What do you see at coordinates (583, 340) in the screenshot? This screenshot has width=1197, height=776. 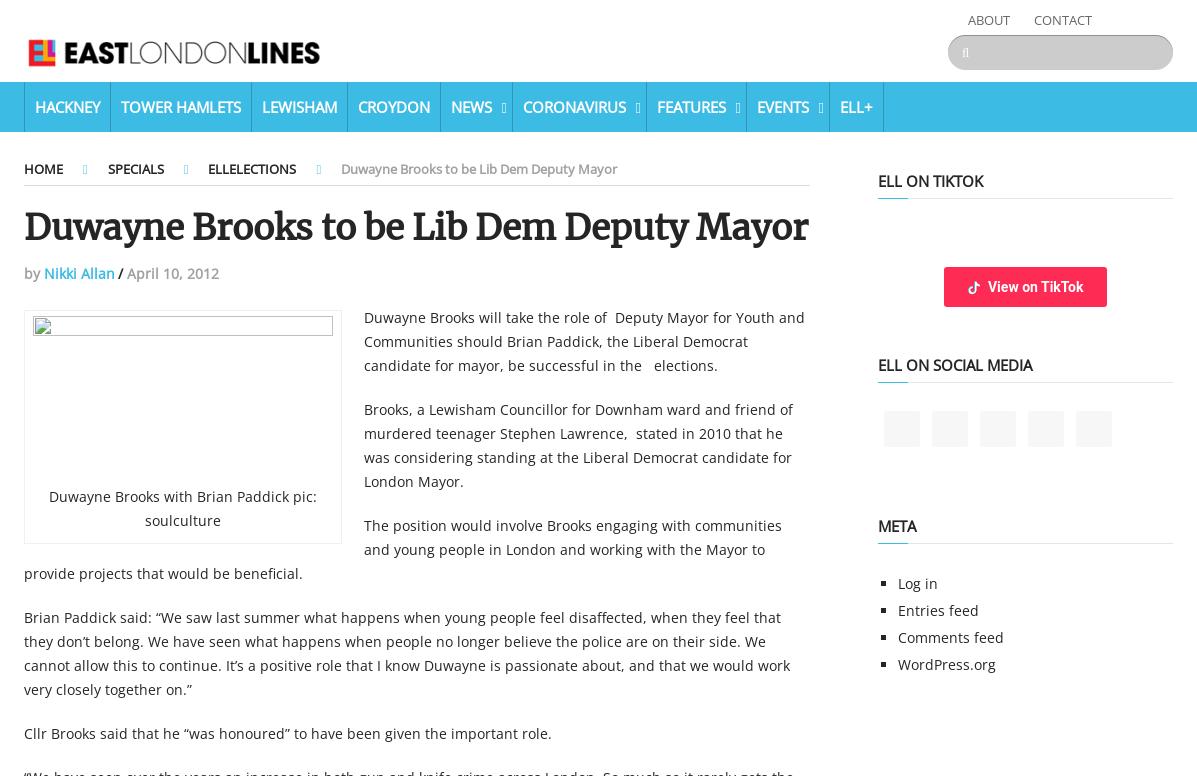 I see `'Duwayne Brooks will take the role of  Deputy Mayor for Youth and Communities should Brian Paddick, the Liberal Democrat candidate for mayor, be successful in the   elections.'` at bounding box center [583, 340].